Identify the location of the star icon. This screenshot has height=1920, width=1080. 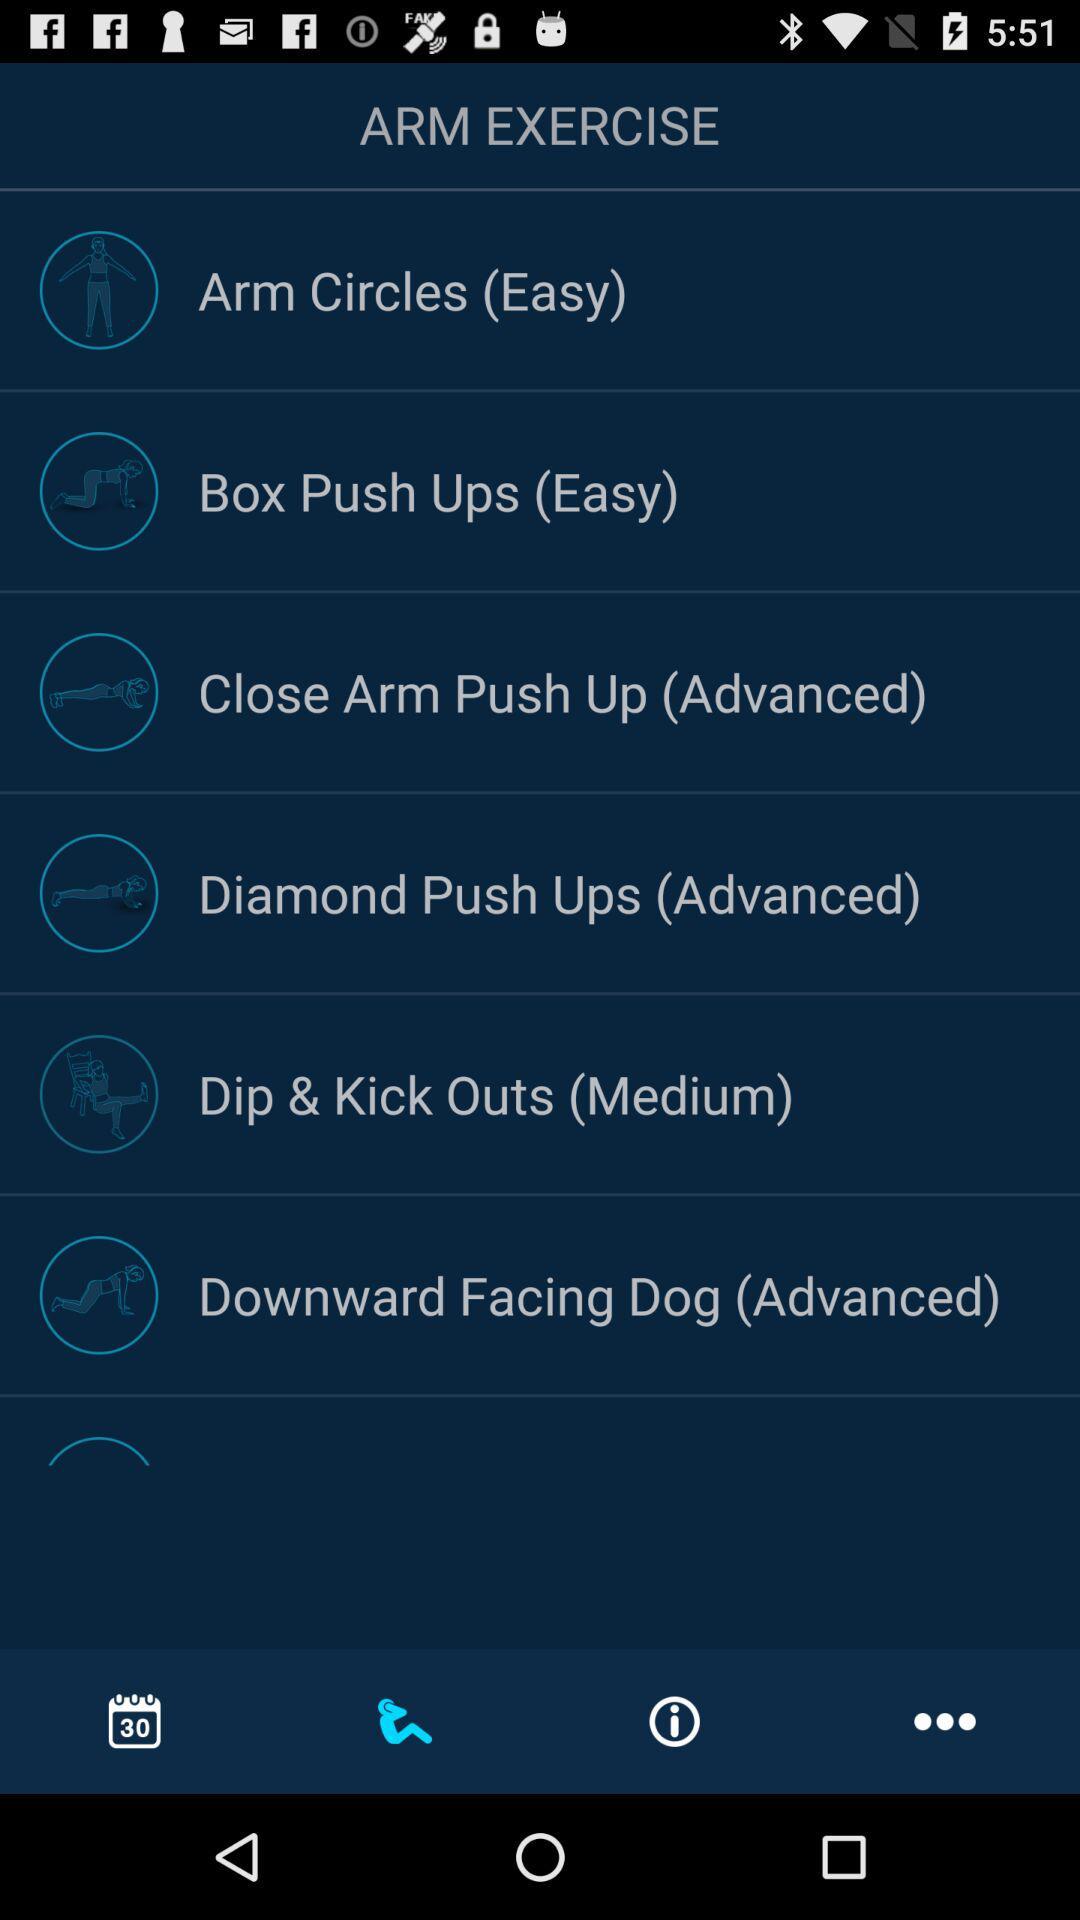
(623, 902).